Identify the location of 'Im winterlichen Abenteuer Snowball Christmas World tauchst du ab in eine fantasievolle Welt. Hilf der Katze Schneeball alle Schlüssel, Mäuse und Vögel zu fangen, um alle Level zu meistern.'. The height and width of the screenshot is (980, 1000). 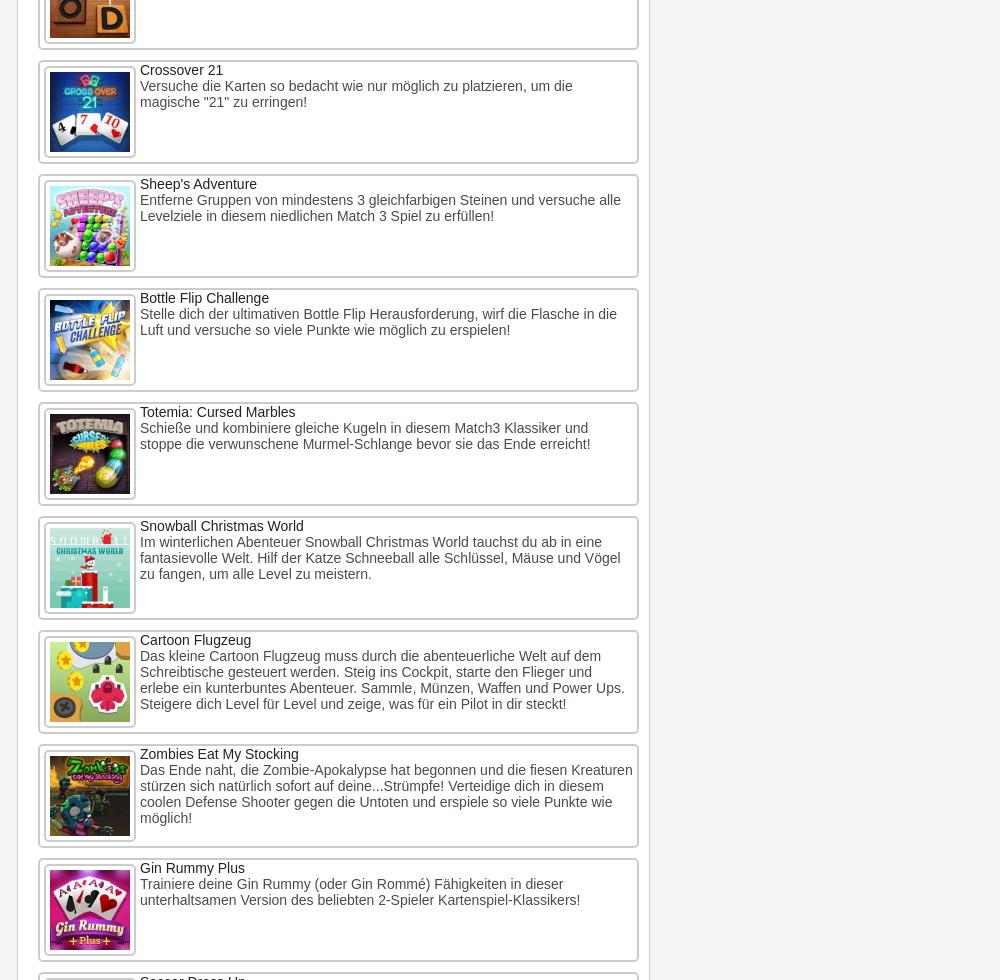
(140, 558).